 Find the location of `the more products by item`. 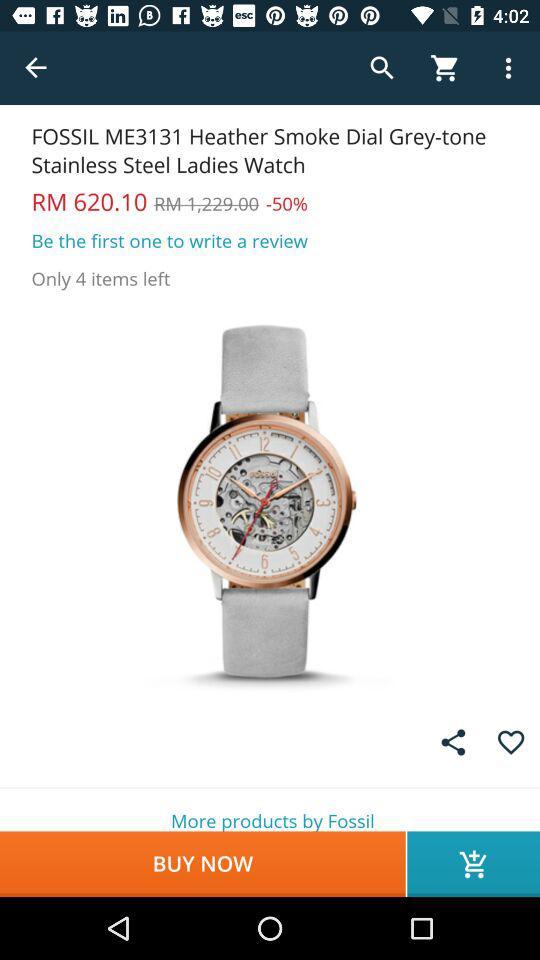

the more products by item is located at coordinates (270, 810).